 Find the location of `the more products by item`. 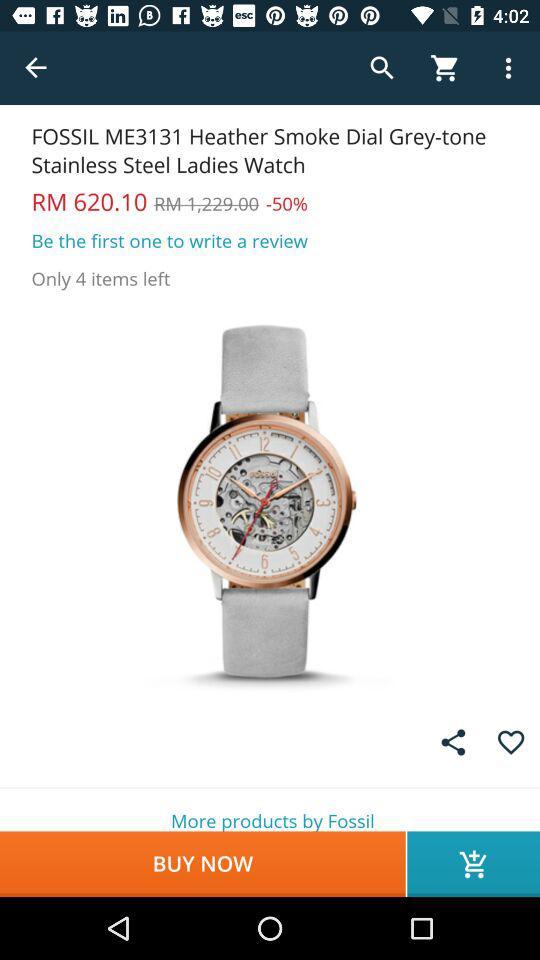

the more products by item is located at coordinates (270, 810).